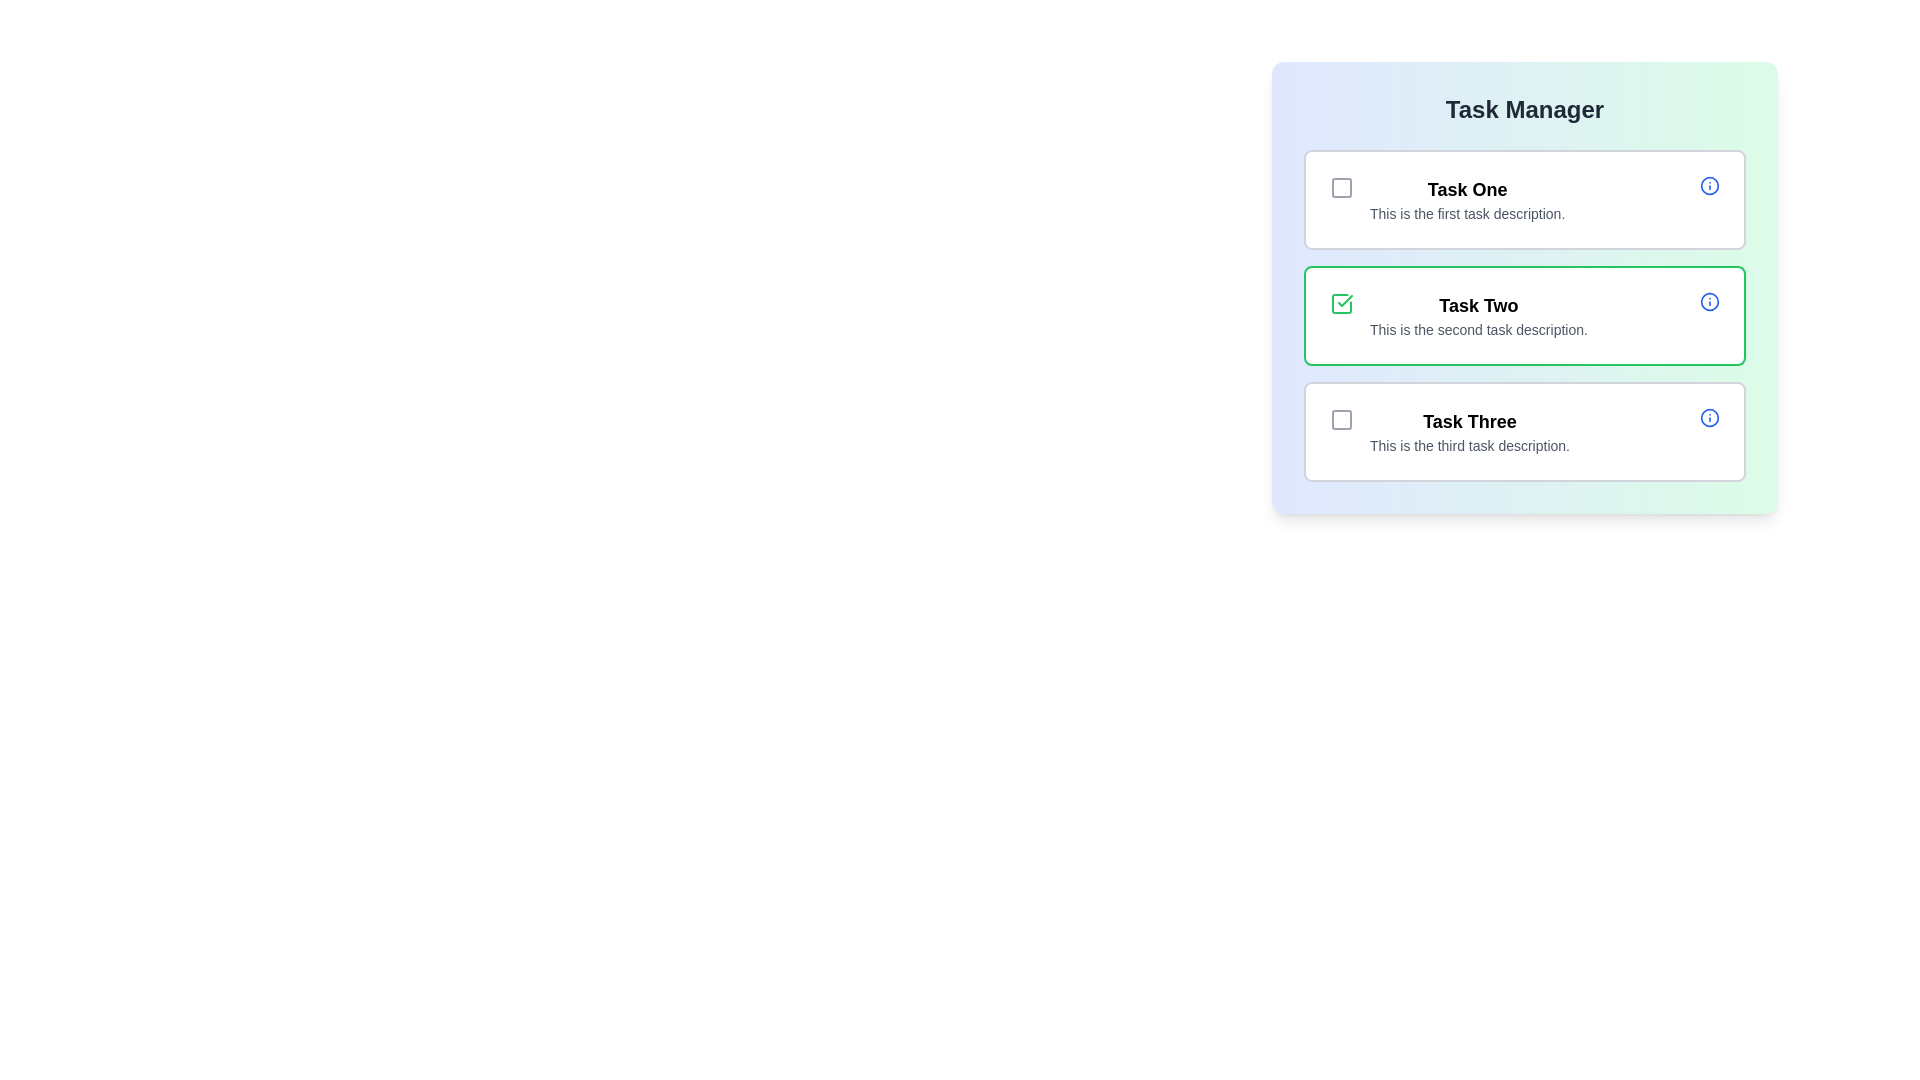 Image resolution: width=1920 pixels, height=1080 pixels. What do you see at coordinates (1345, 300) in the screenshot?
I see `the green checkmark icon within the task item labeled 'Task Two', which is outlined in green and has a white background` at bounding box center [1345, 300].